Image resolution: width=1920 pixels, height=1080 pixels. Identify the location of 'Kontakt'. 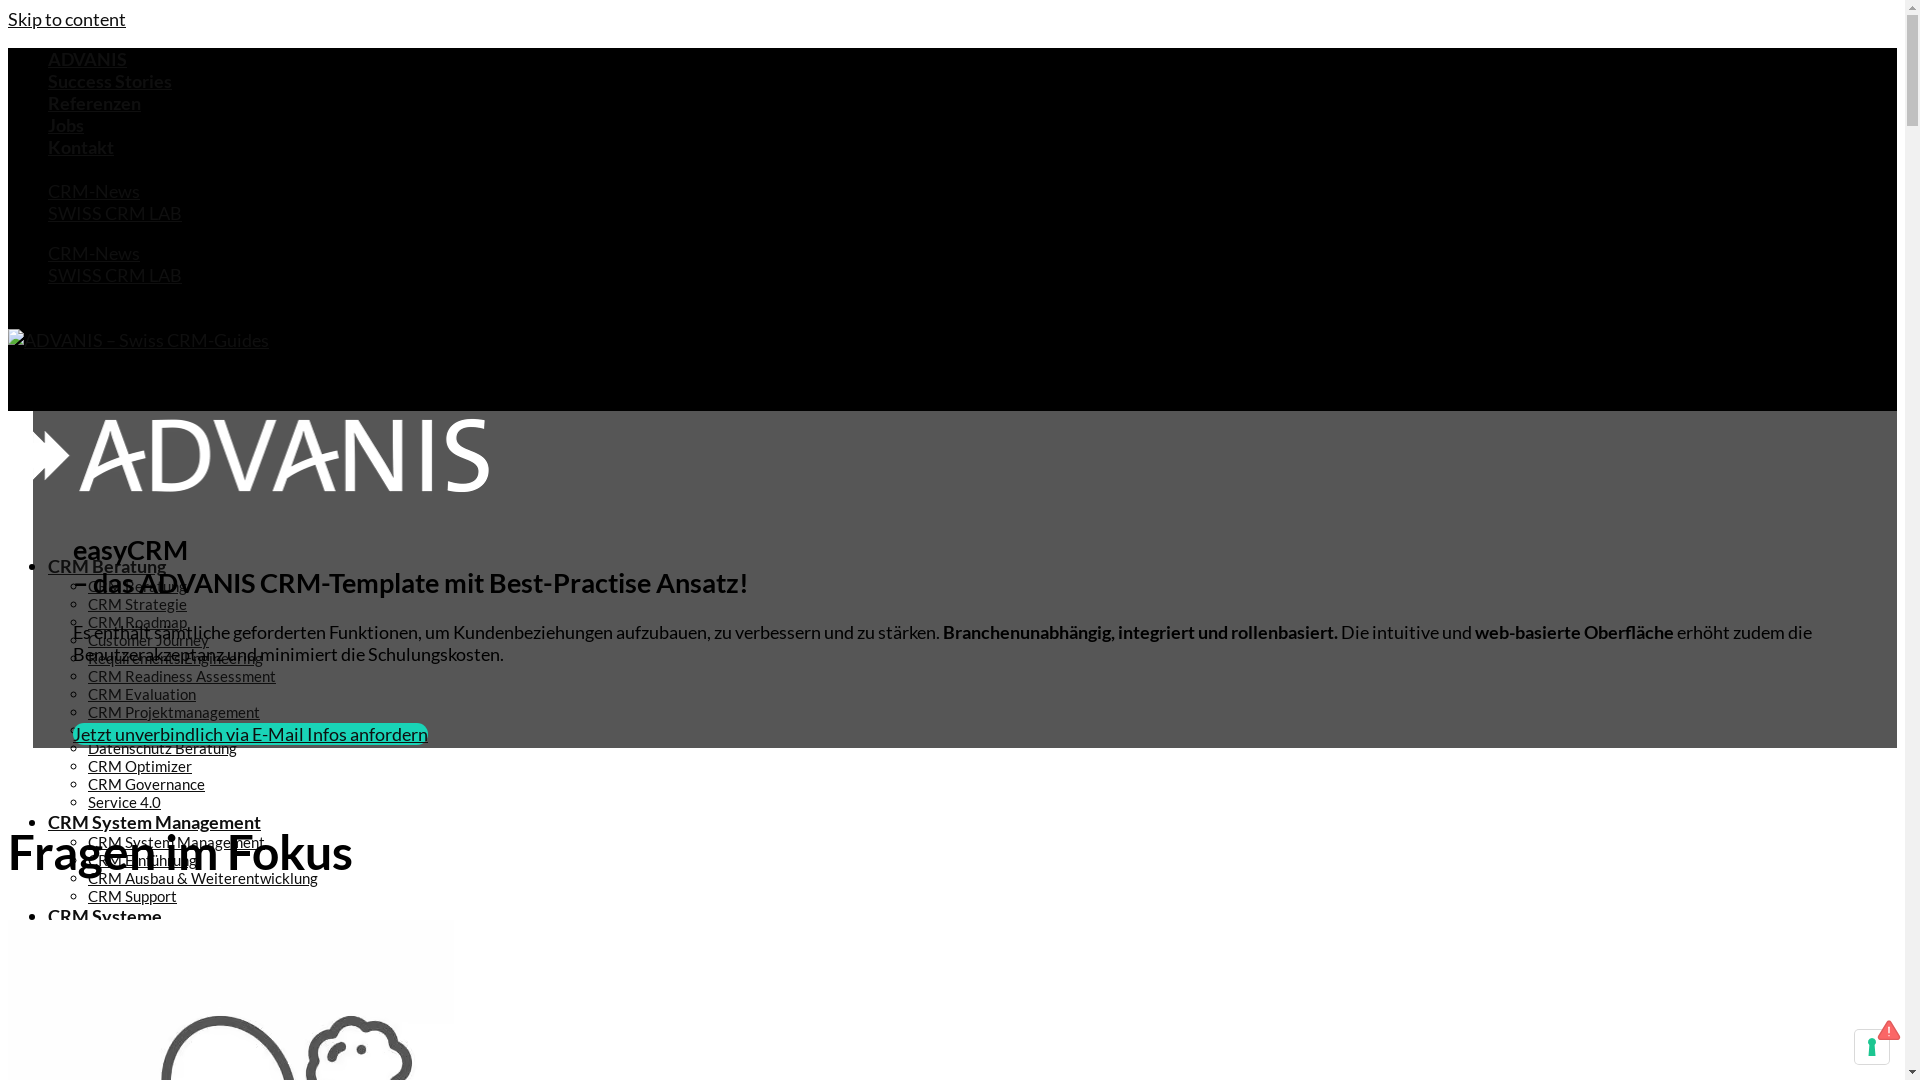
(80, 145).